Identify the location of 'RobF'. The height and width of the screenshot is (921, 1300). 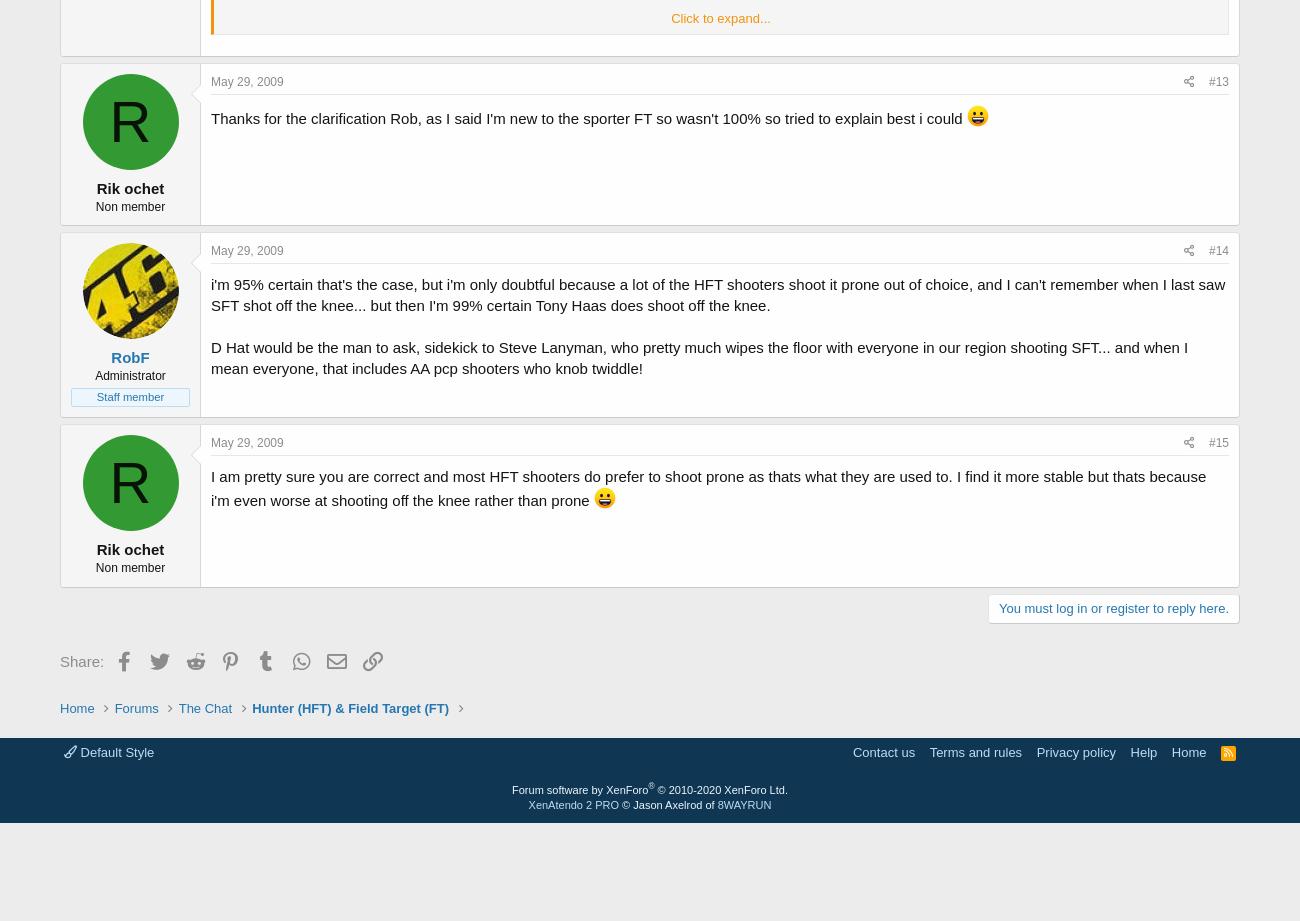
(129, 356).